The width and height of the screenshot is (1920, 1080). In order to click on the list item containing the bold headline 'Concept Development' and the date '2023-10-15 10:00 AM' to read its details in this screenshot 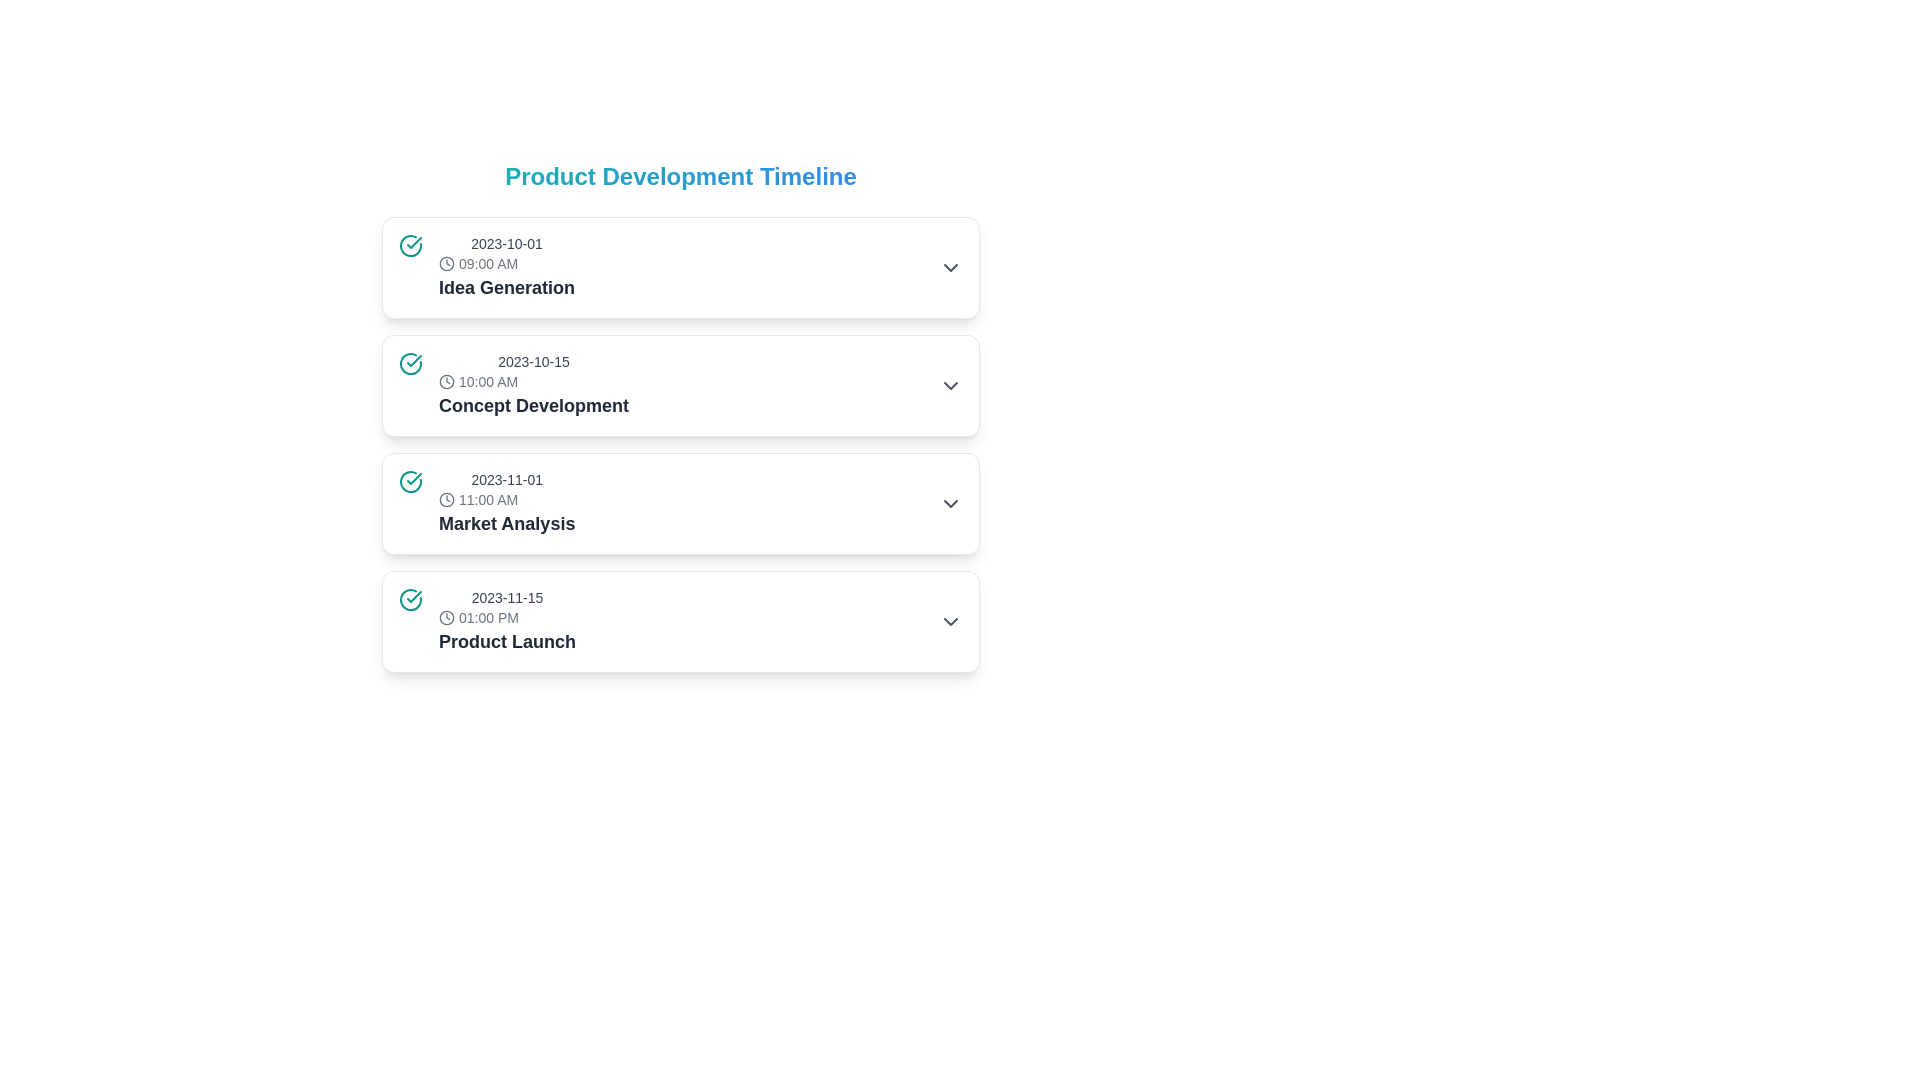, I will do `click(513, 385)`.